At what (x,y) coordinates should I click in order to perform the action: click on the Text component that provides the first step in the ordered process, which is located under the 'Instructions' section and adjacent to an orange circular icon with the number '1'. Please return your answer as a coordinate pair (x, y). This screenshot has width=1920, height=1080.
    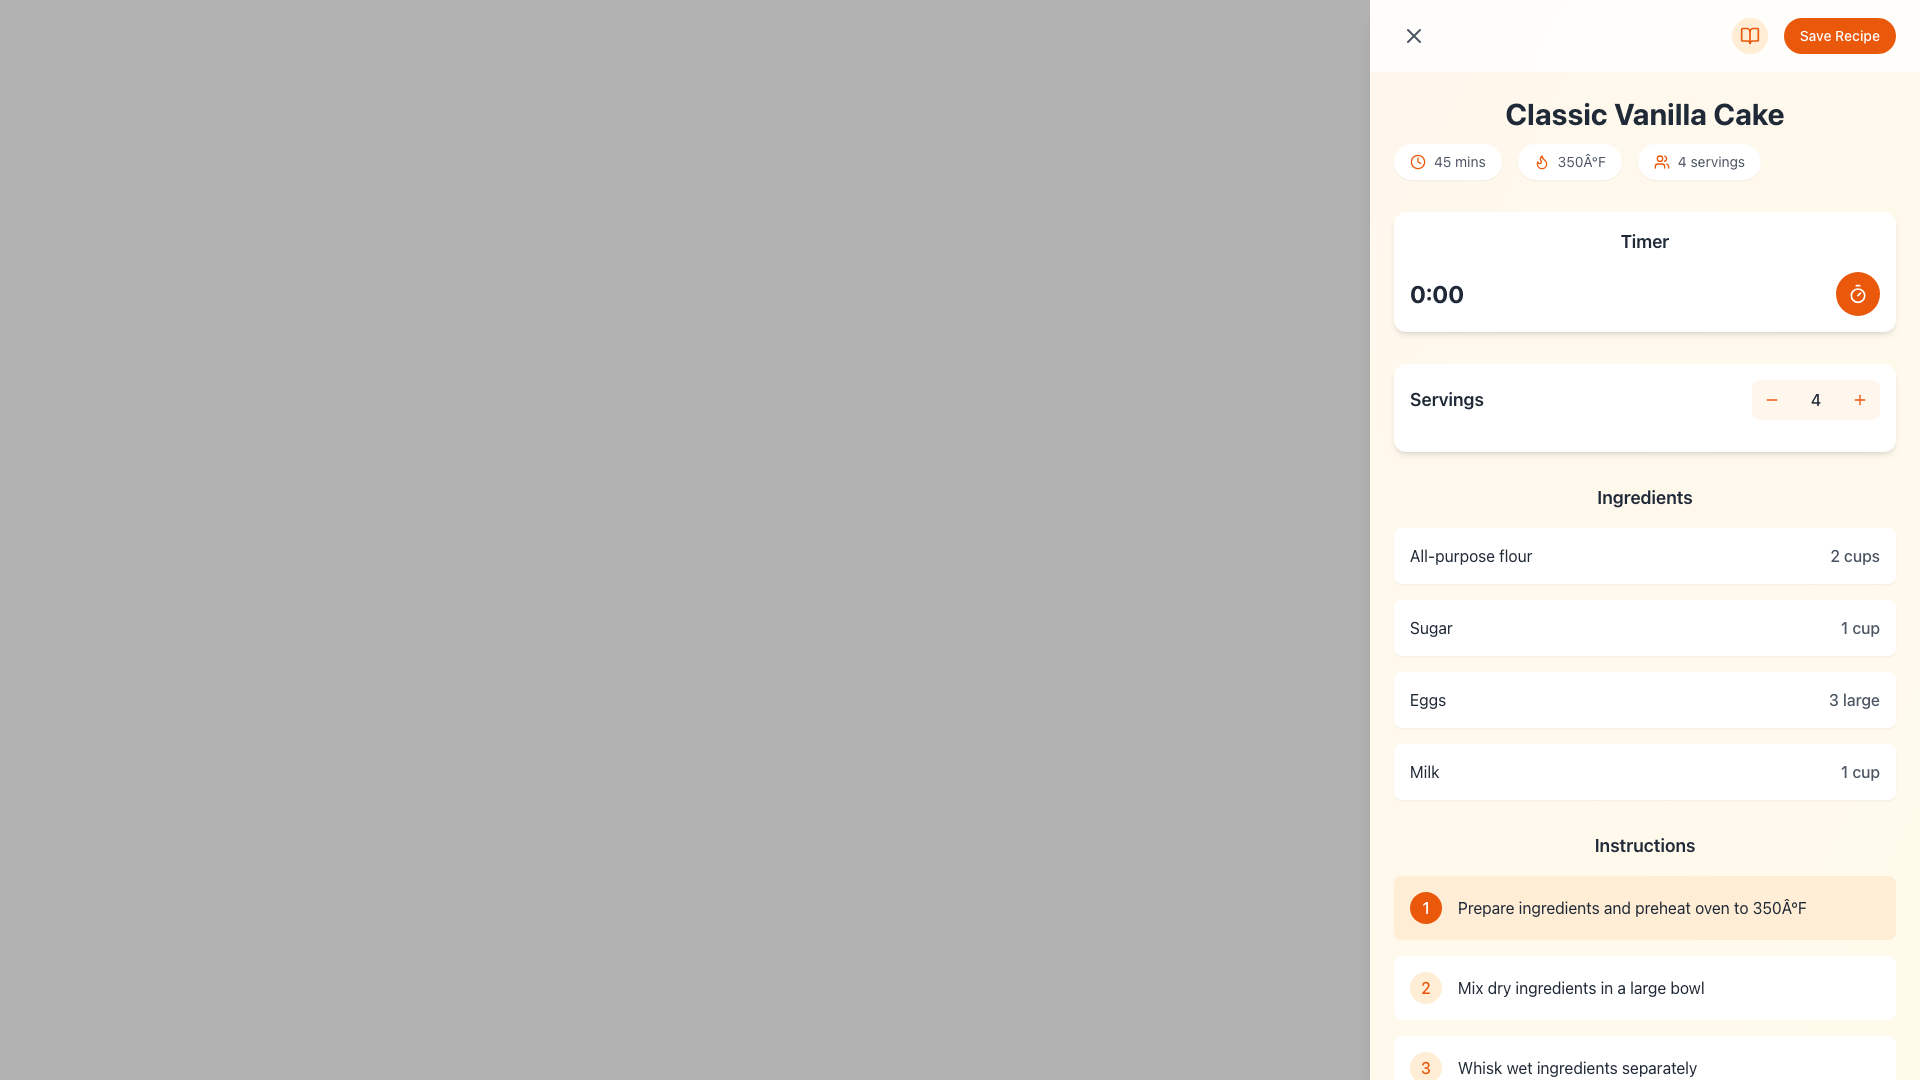
    Looking at the image, I should click on (1669, 907).